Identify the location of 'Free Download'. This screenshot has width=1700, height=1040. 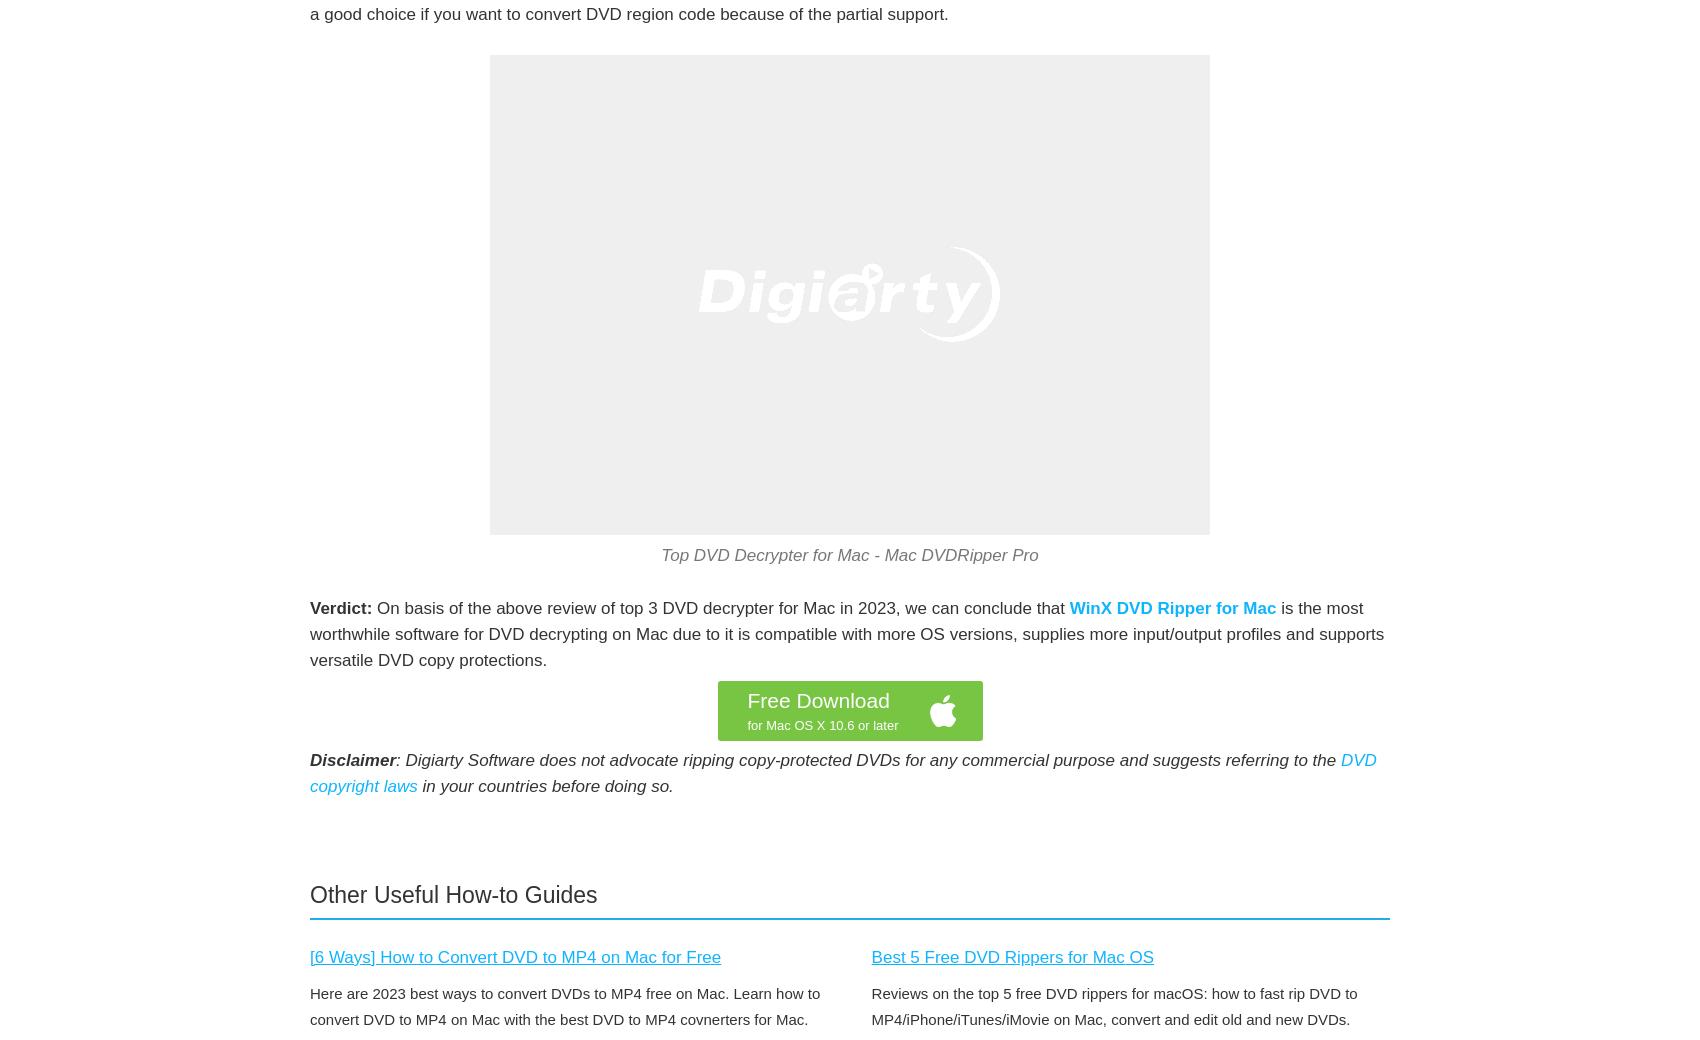
(817, 700).